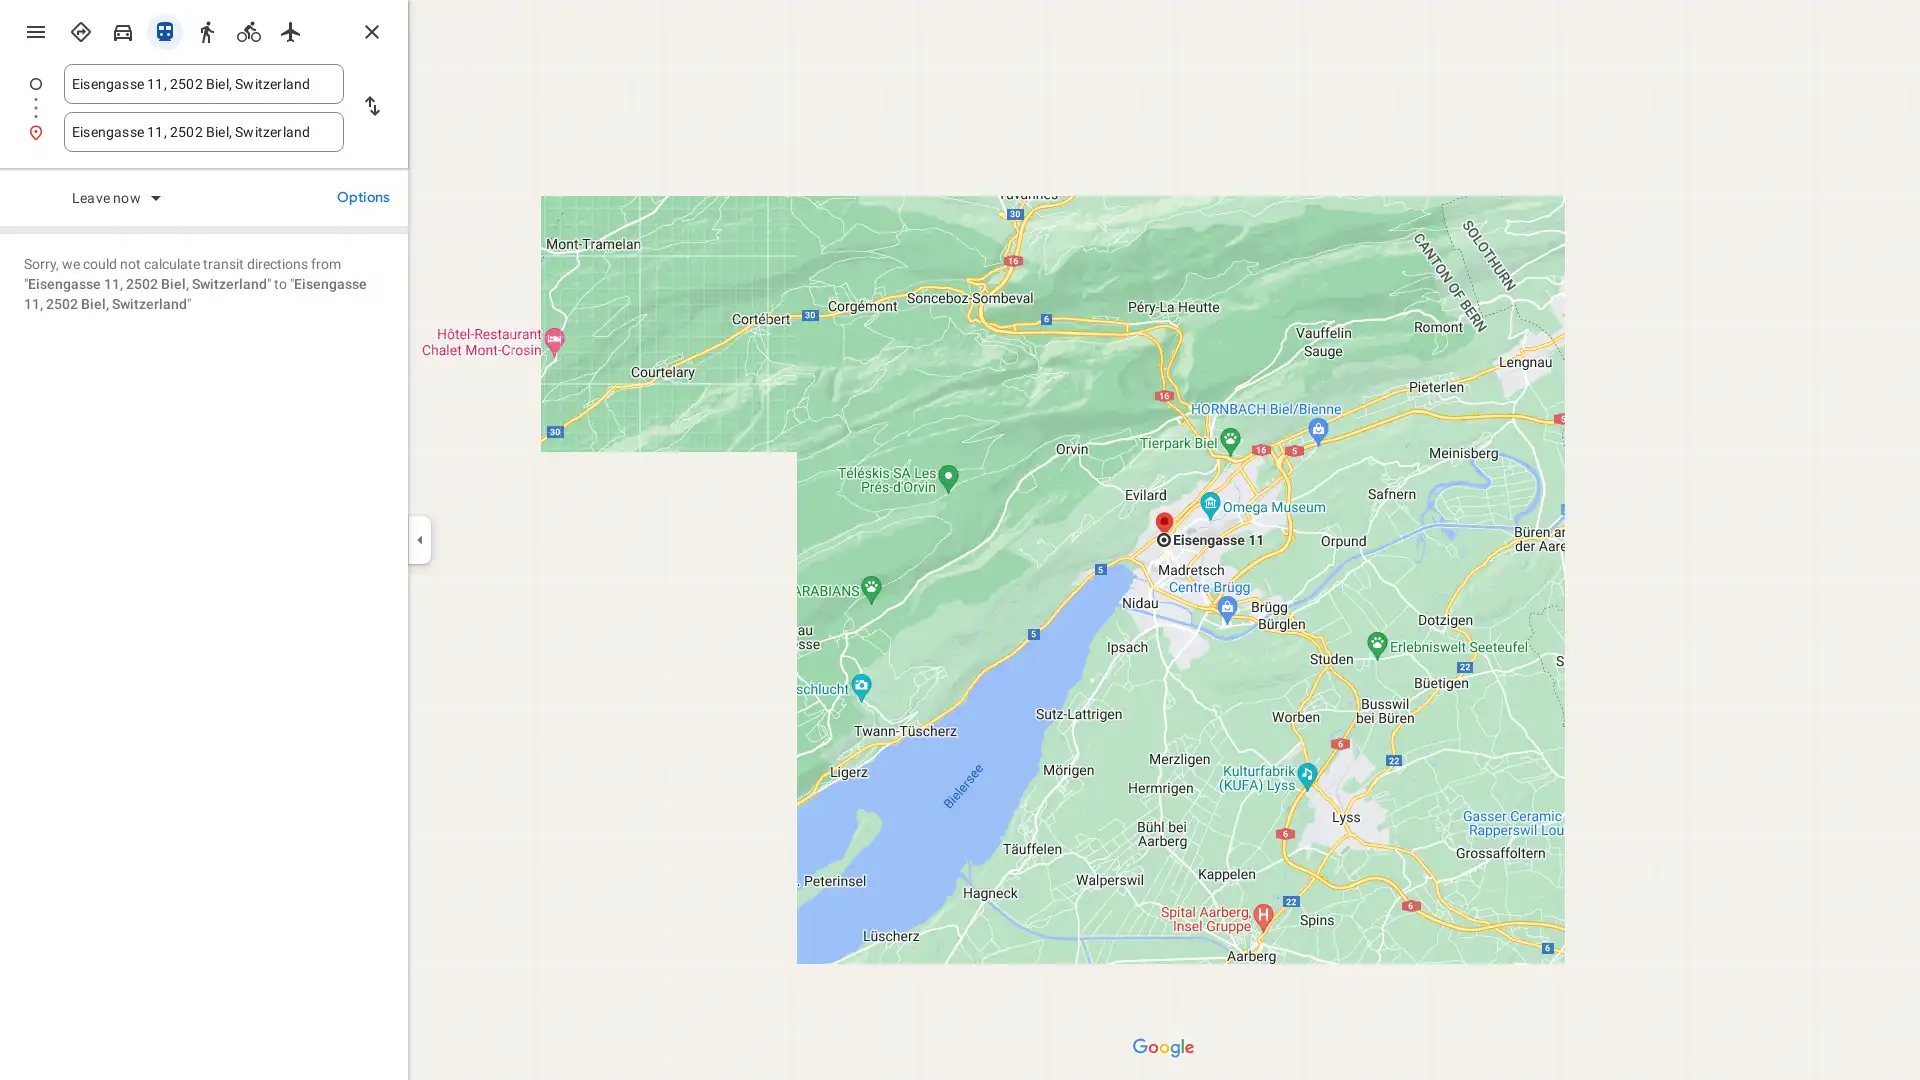  I want to click on Collapse side panel, so click(418, 540).